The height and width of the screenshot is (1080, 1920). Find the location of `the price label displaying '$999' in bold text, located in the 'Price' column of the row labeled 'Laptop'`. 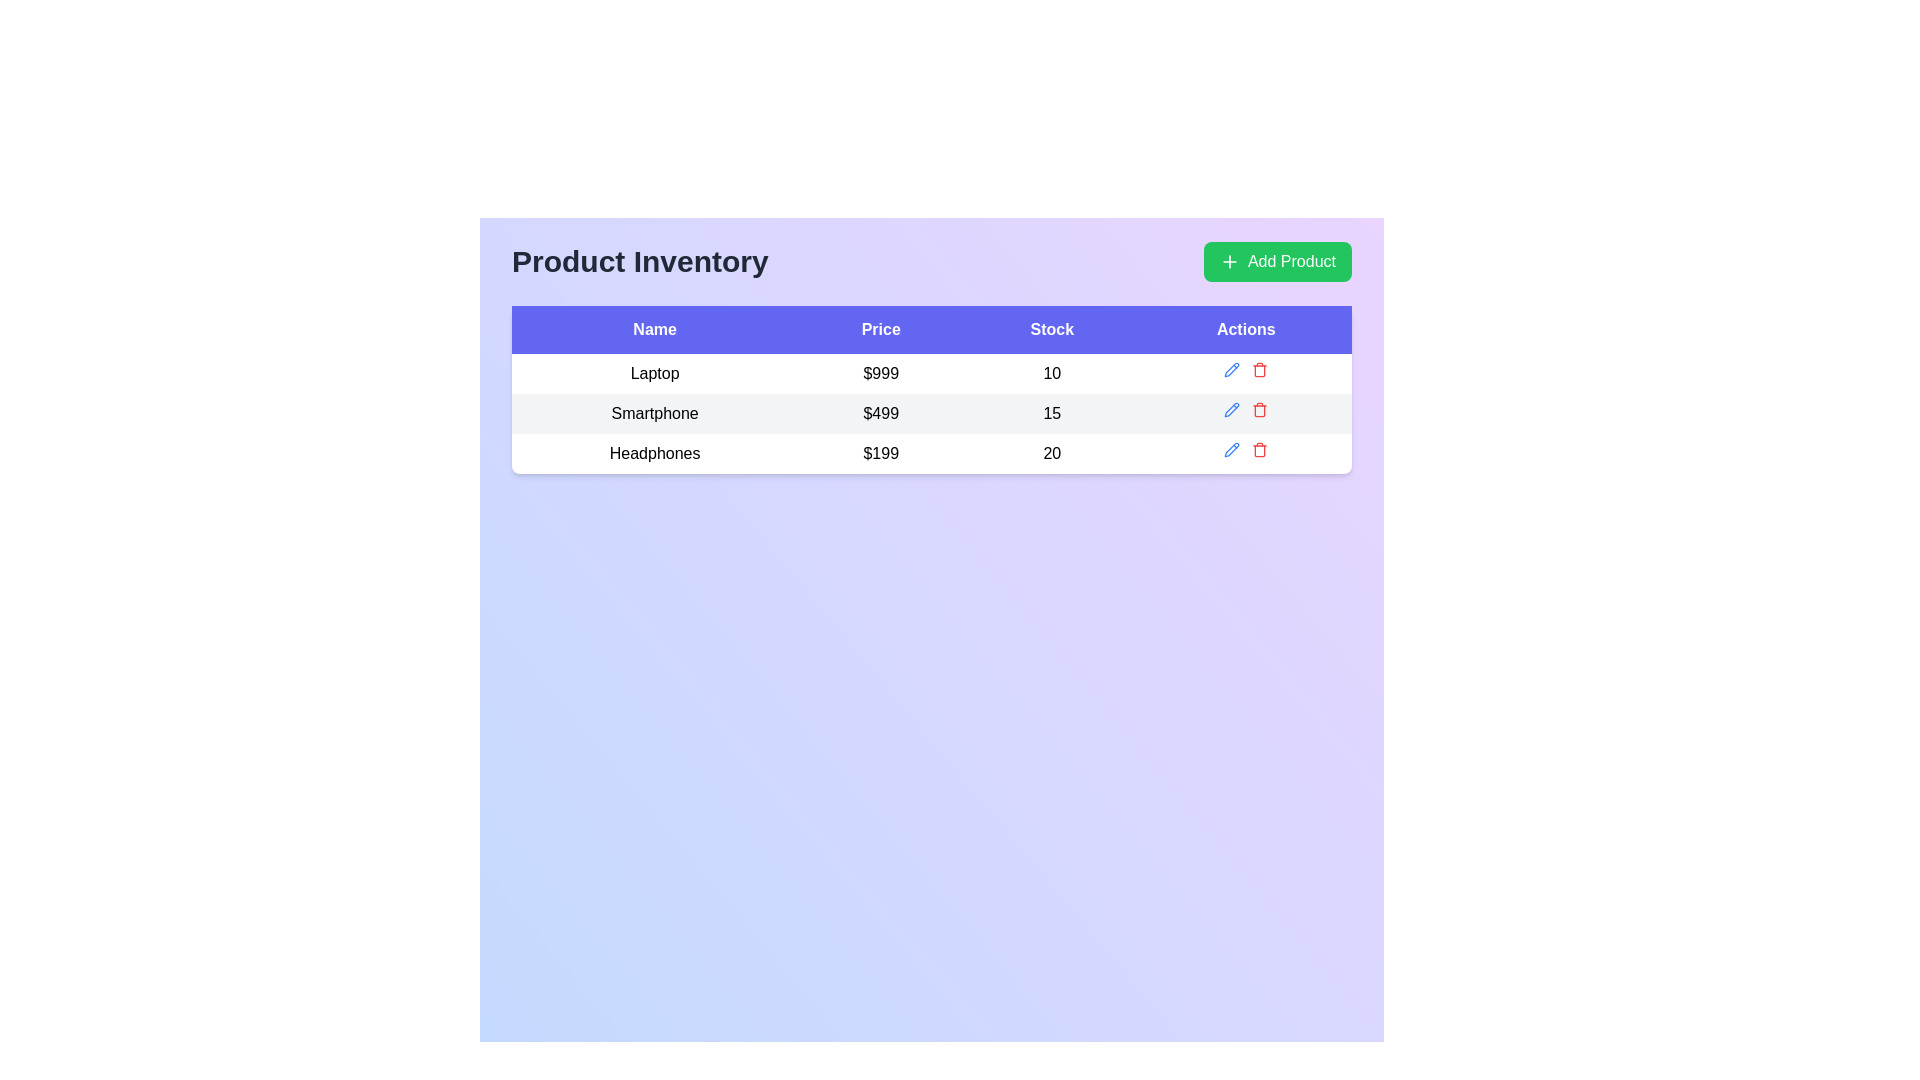

the price label displaying '$999' in bold text, located in the 'Price' column of the row labeled 'Laptop' is located at coordinates (880, 374).